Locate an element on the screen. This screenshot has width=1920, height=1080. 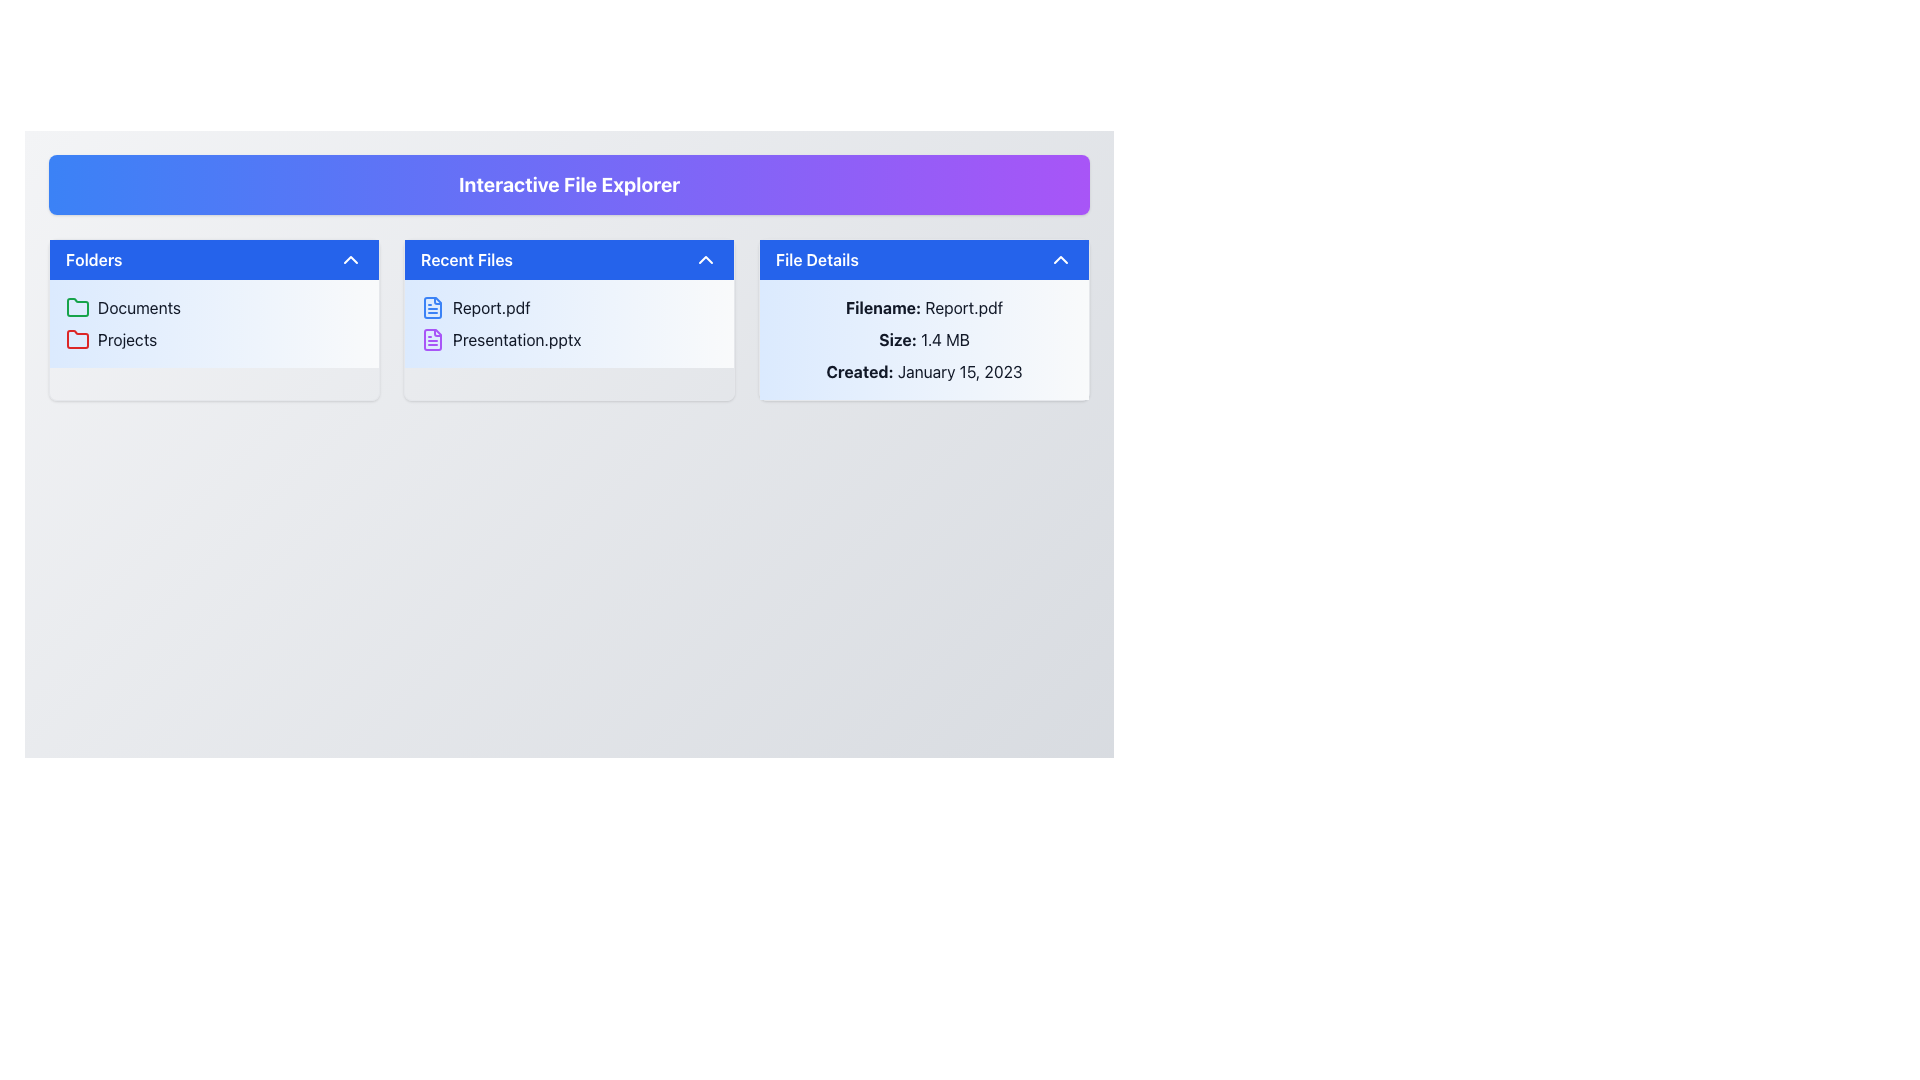
the Information Panel titled 'File Details' is located at coordinates (923, 319).